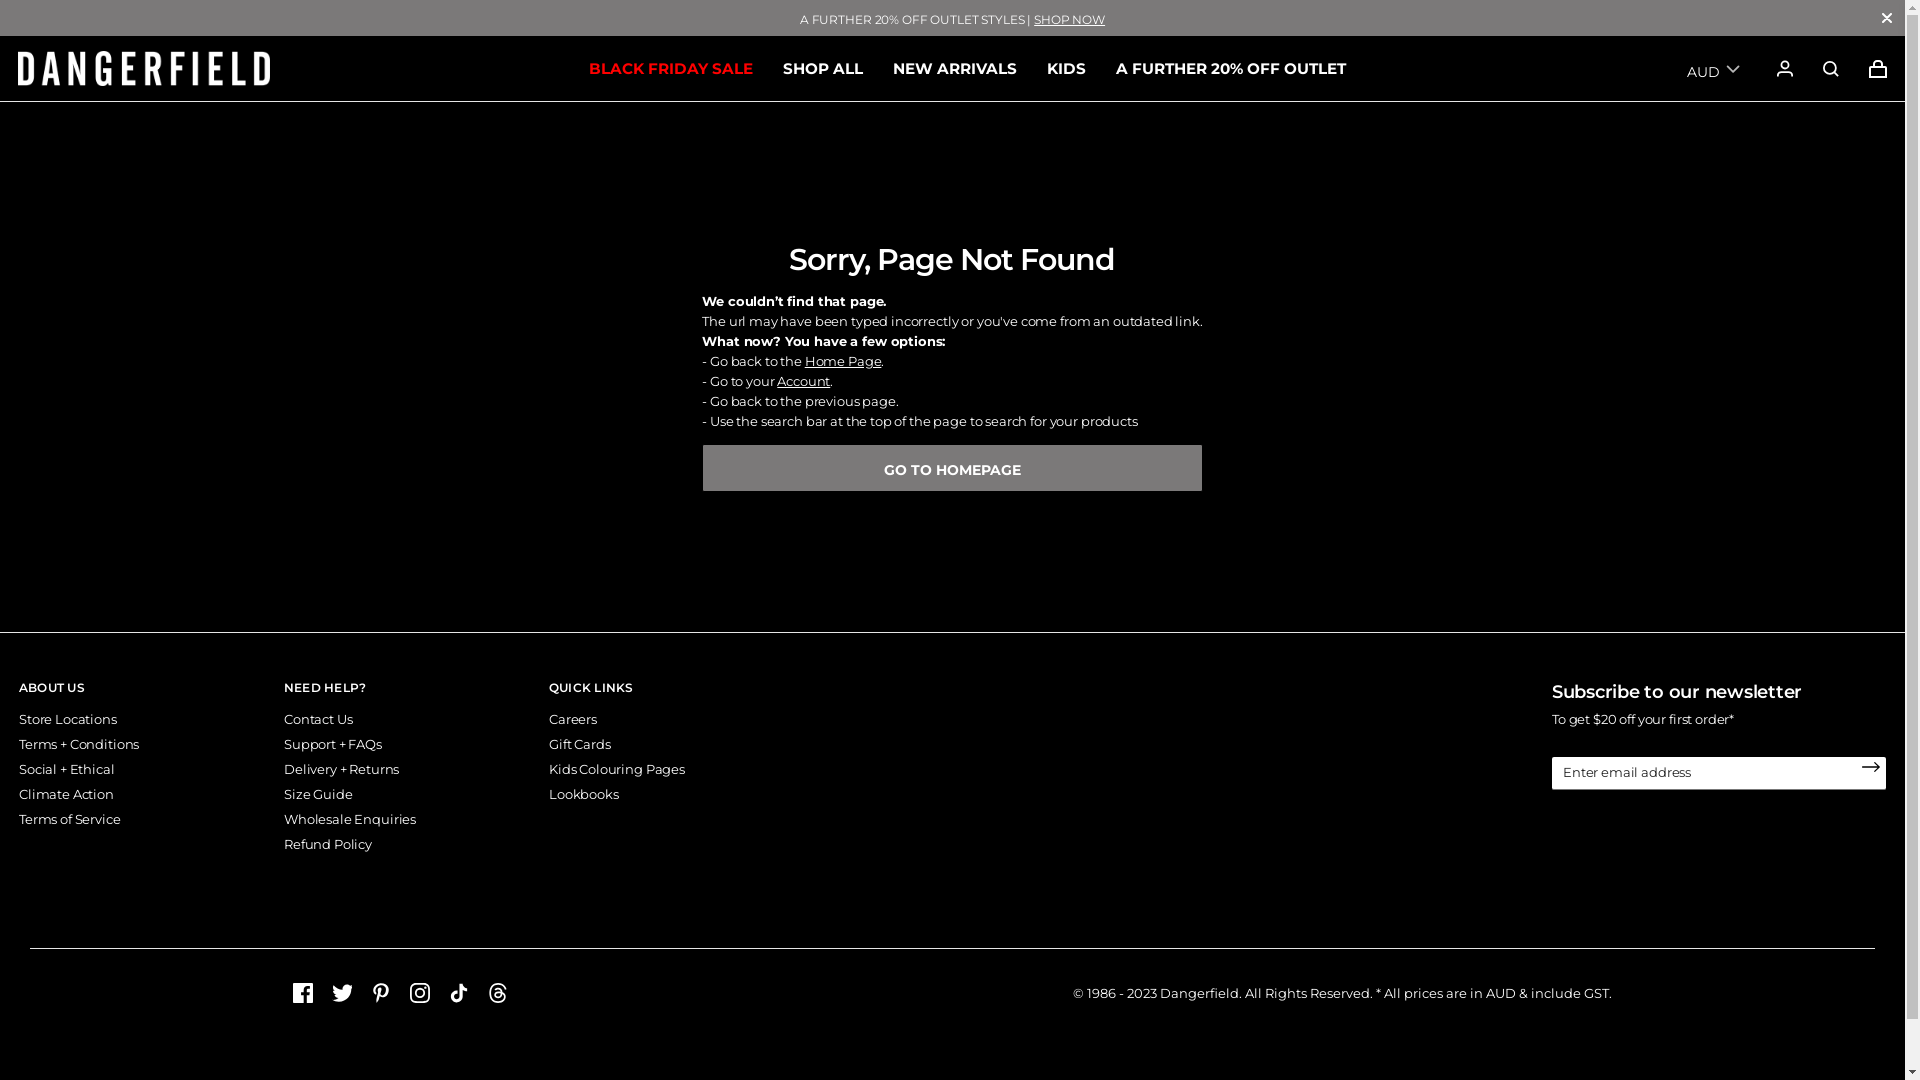 Image resolution: width=1920 pixels, height=1080 pixels. Describe the element at coordinates (327, 844) in the screenshot. I see `'Refund Policy'` at that location.